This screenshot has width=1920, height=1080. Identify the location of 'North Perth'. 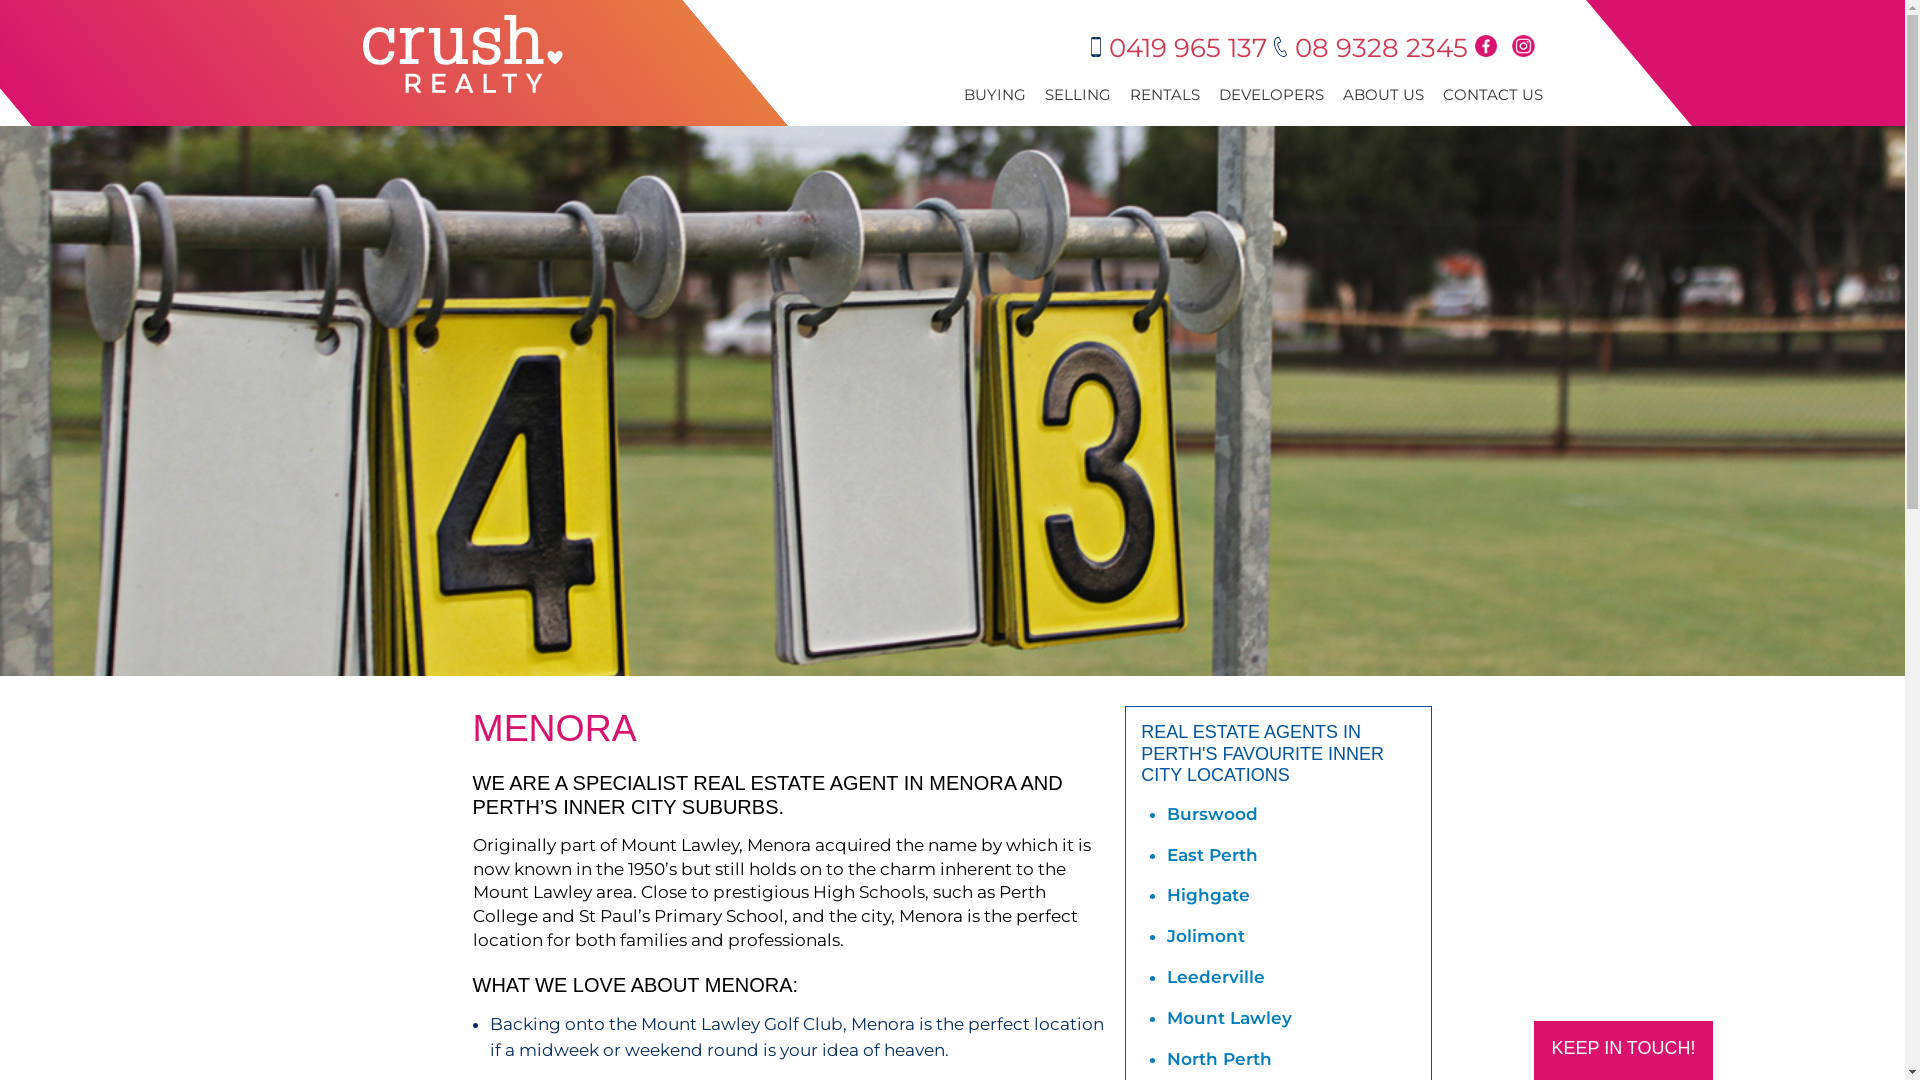
(1218, 1058).